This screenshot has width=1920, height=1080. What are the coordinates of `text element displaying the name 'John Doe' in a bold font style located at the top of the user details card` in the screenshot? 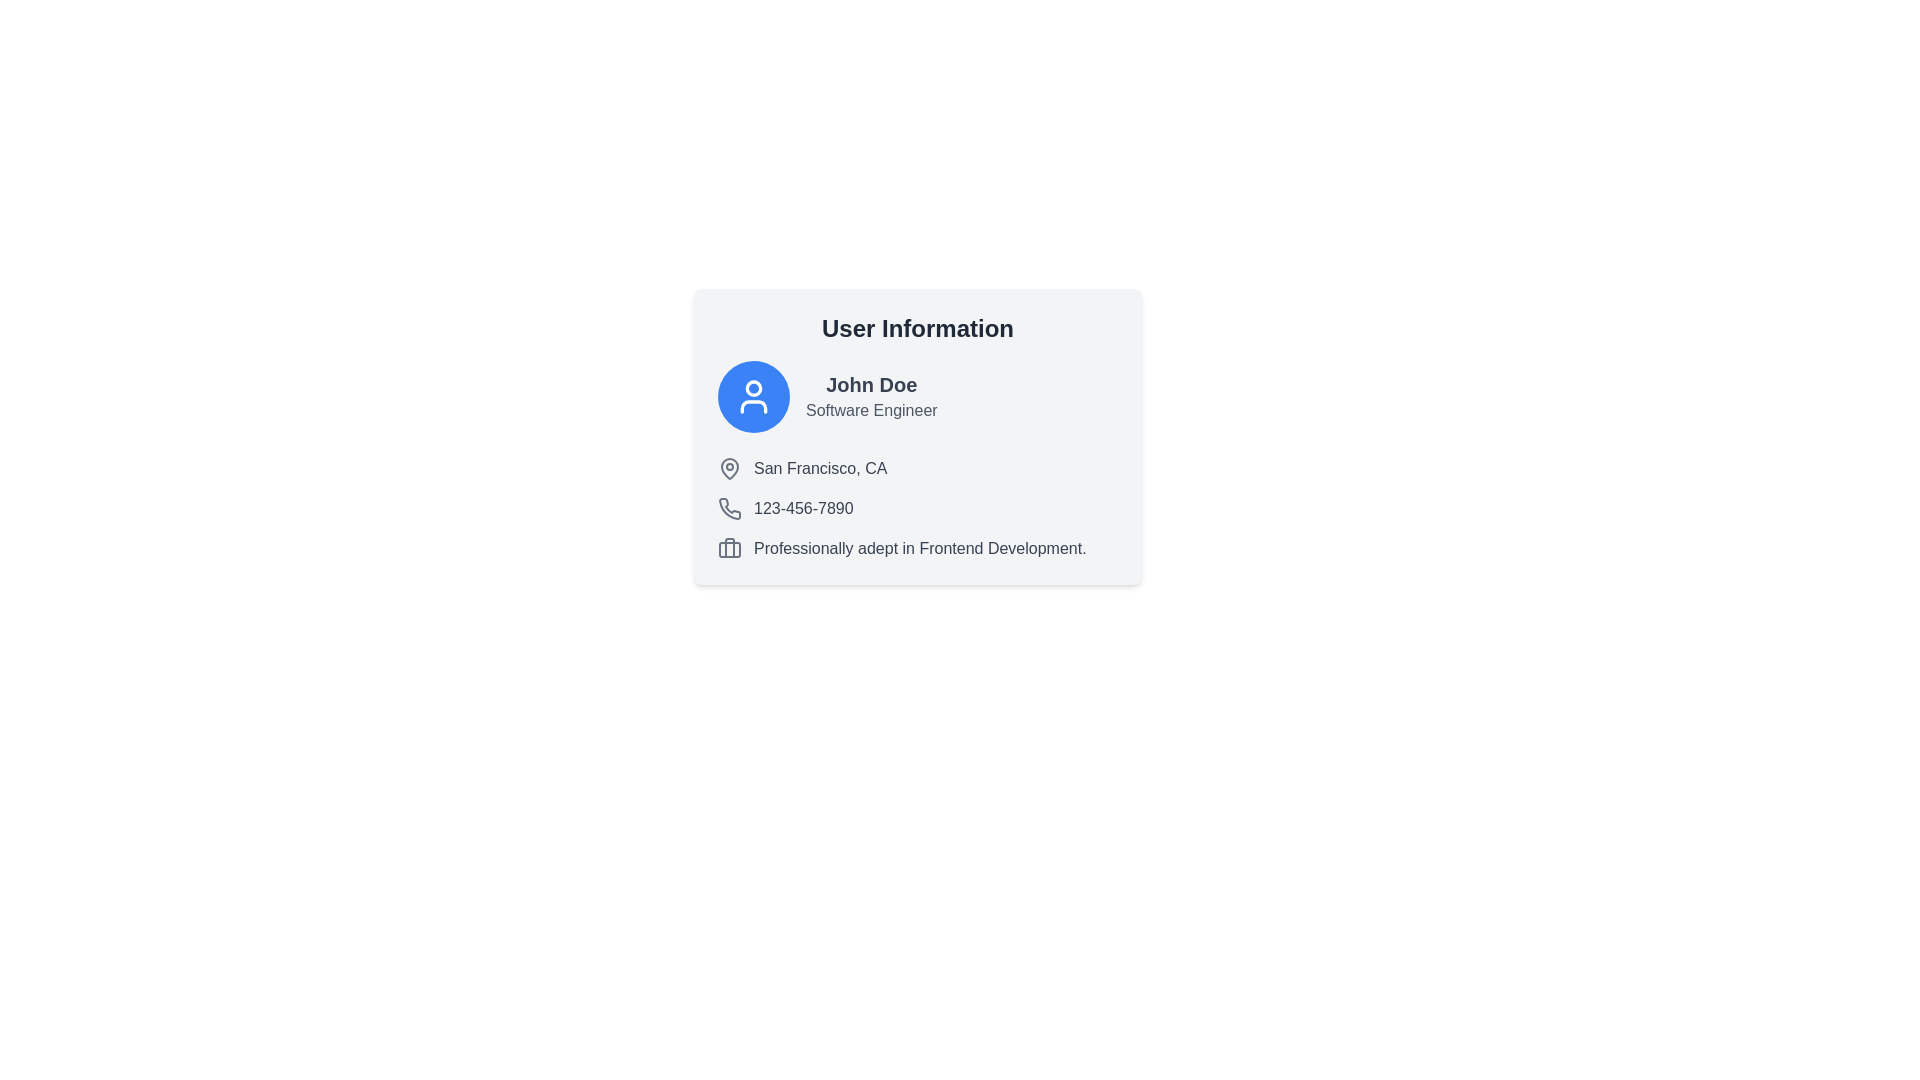 It's located at (871, 385).